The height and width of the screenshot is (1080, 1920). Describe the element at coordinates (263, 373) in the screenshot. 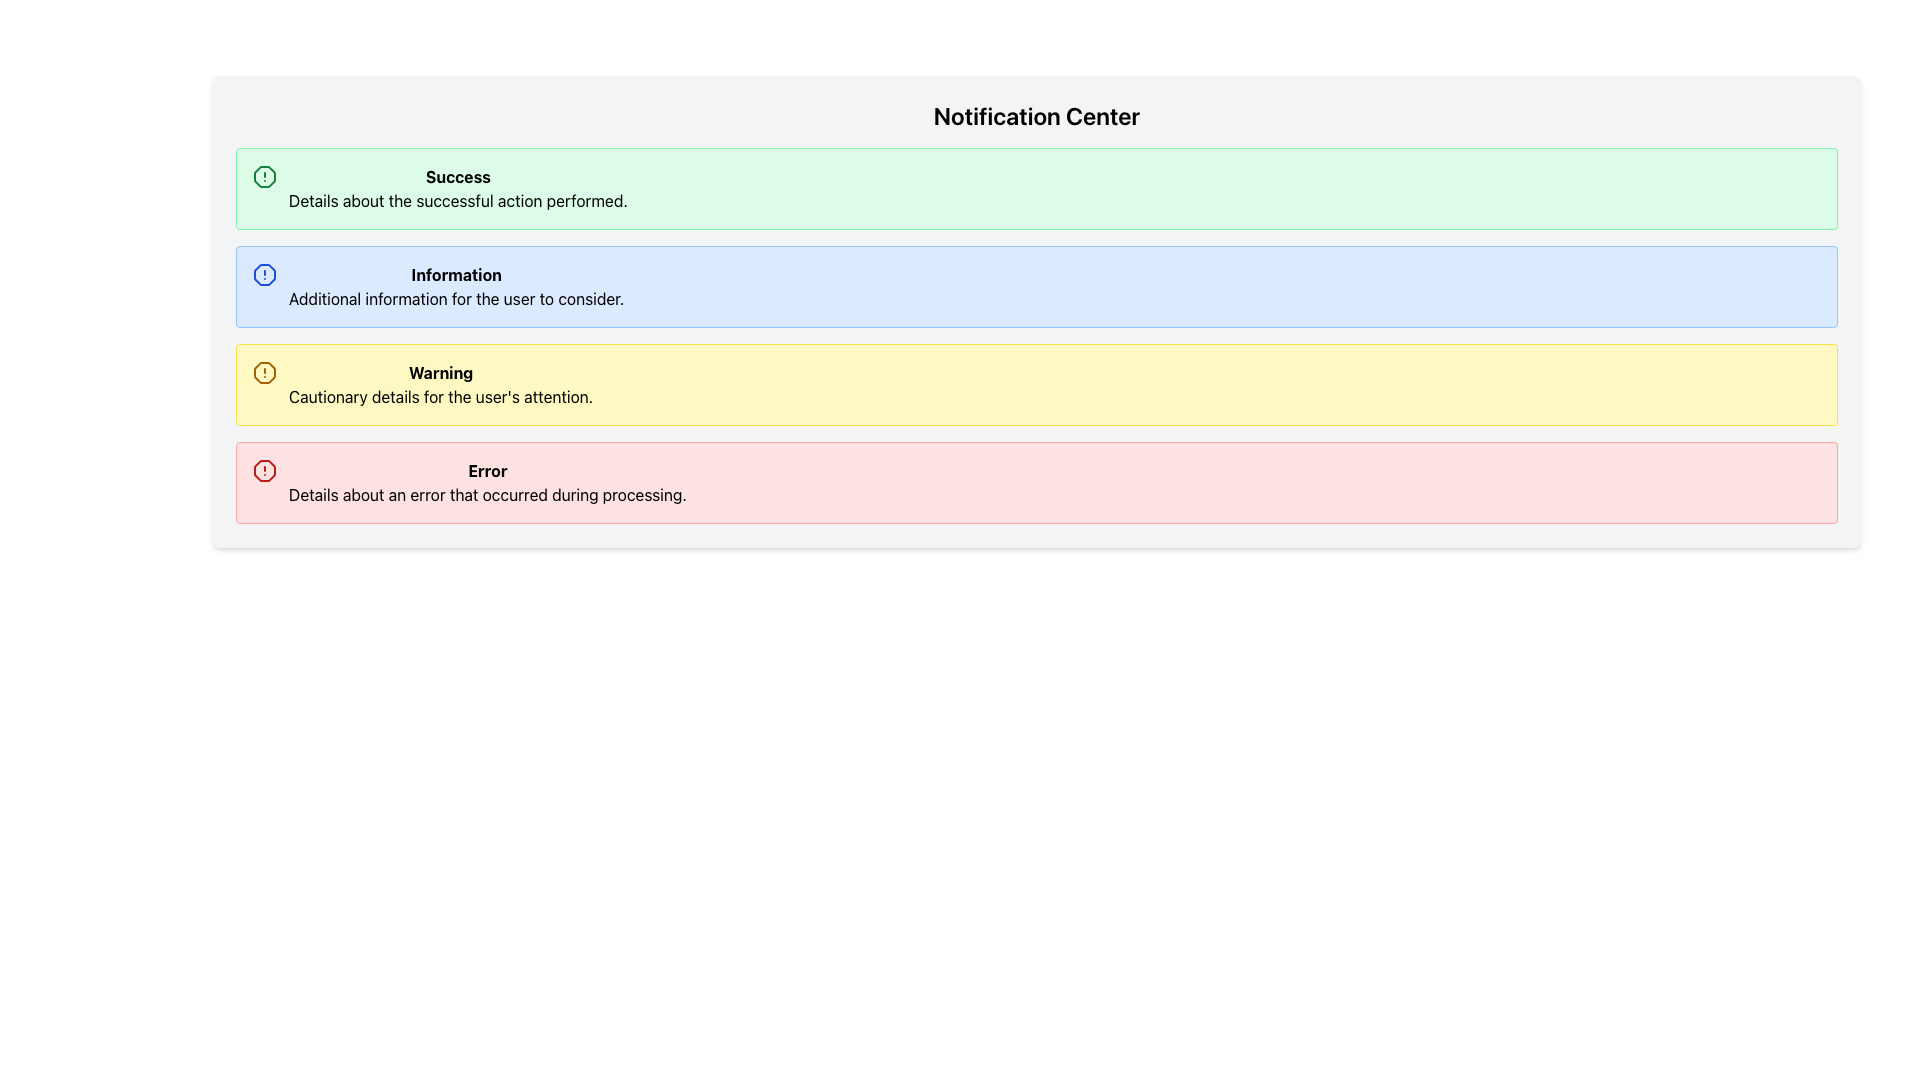

I see `the octagonal warning icon with a yellow stroke color, which features a filled exclamation mark and is located adjacent to the label 'Warning' in the notification card, to emphasize the warning` at that location.